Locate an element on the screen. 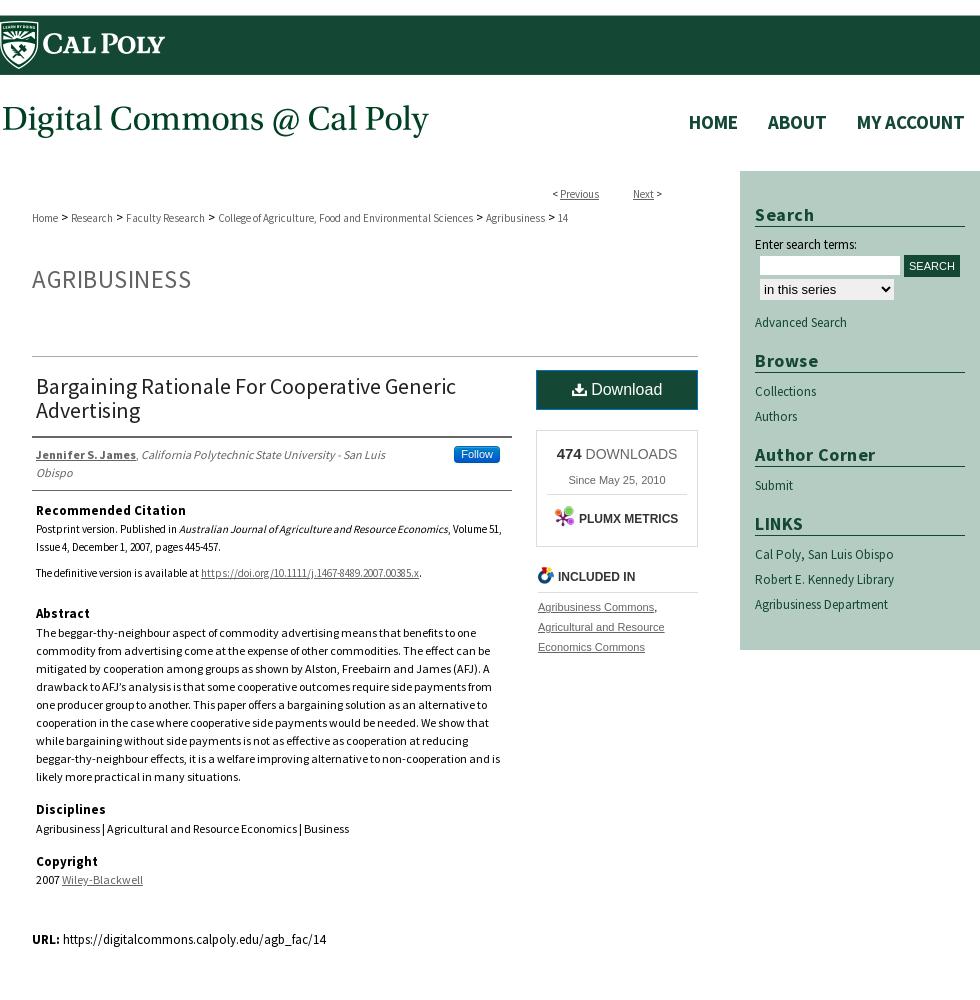  'https://digitalcommons.calpoly.edu/agb_fac/14' is located at coordinates (192, 938).